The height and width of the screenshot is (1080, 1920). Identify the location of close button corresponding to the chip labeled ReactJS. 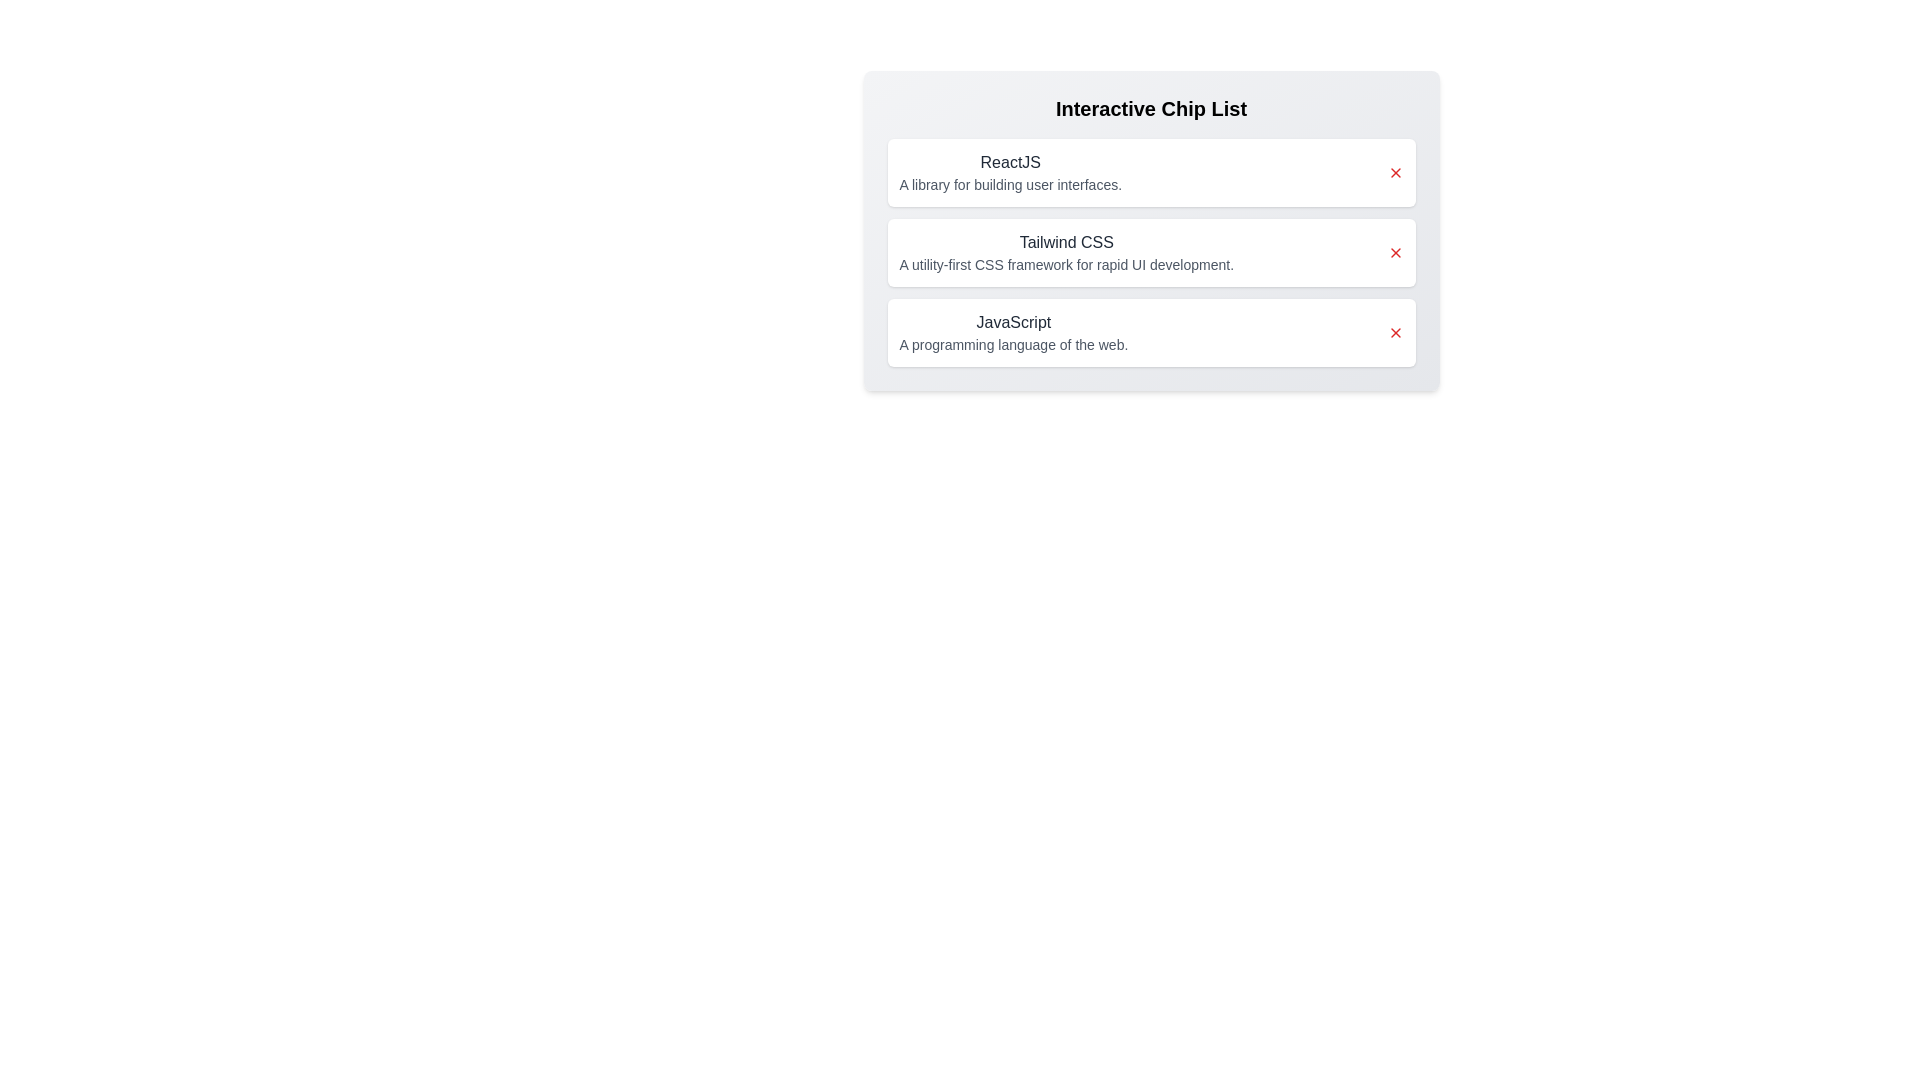
(1394, 172).